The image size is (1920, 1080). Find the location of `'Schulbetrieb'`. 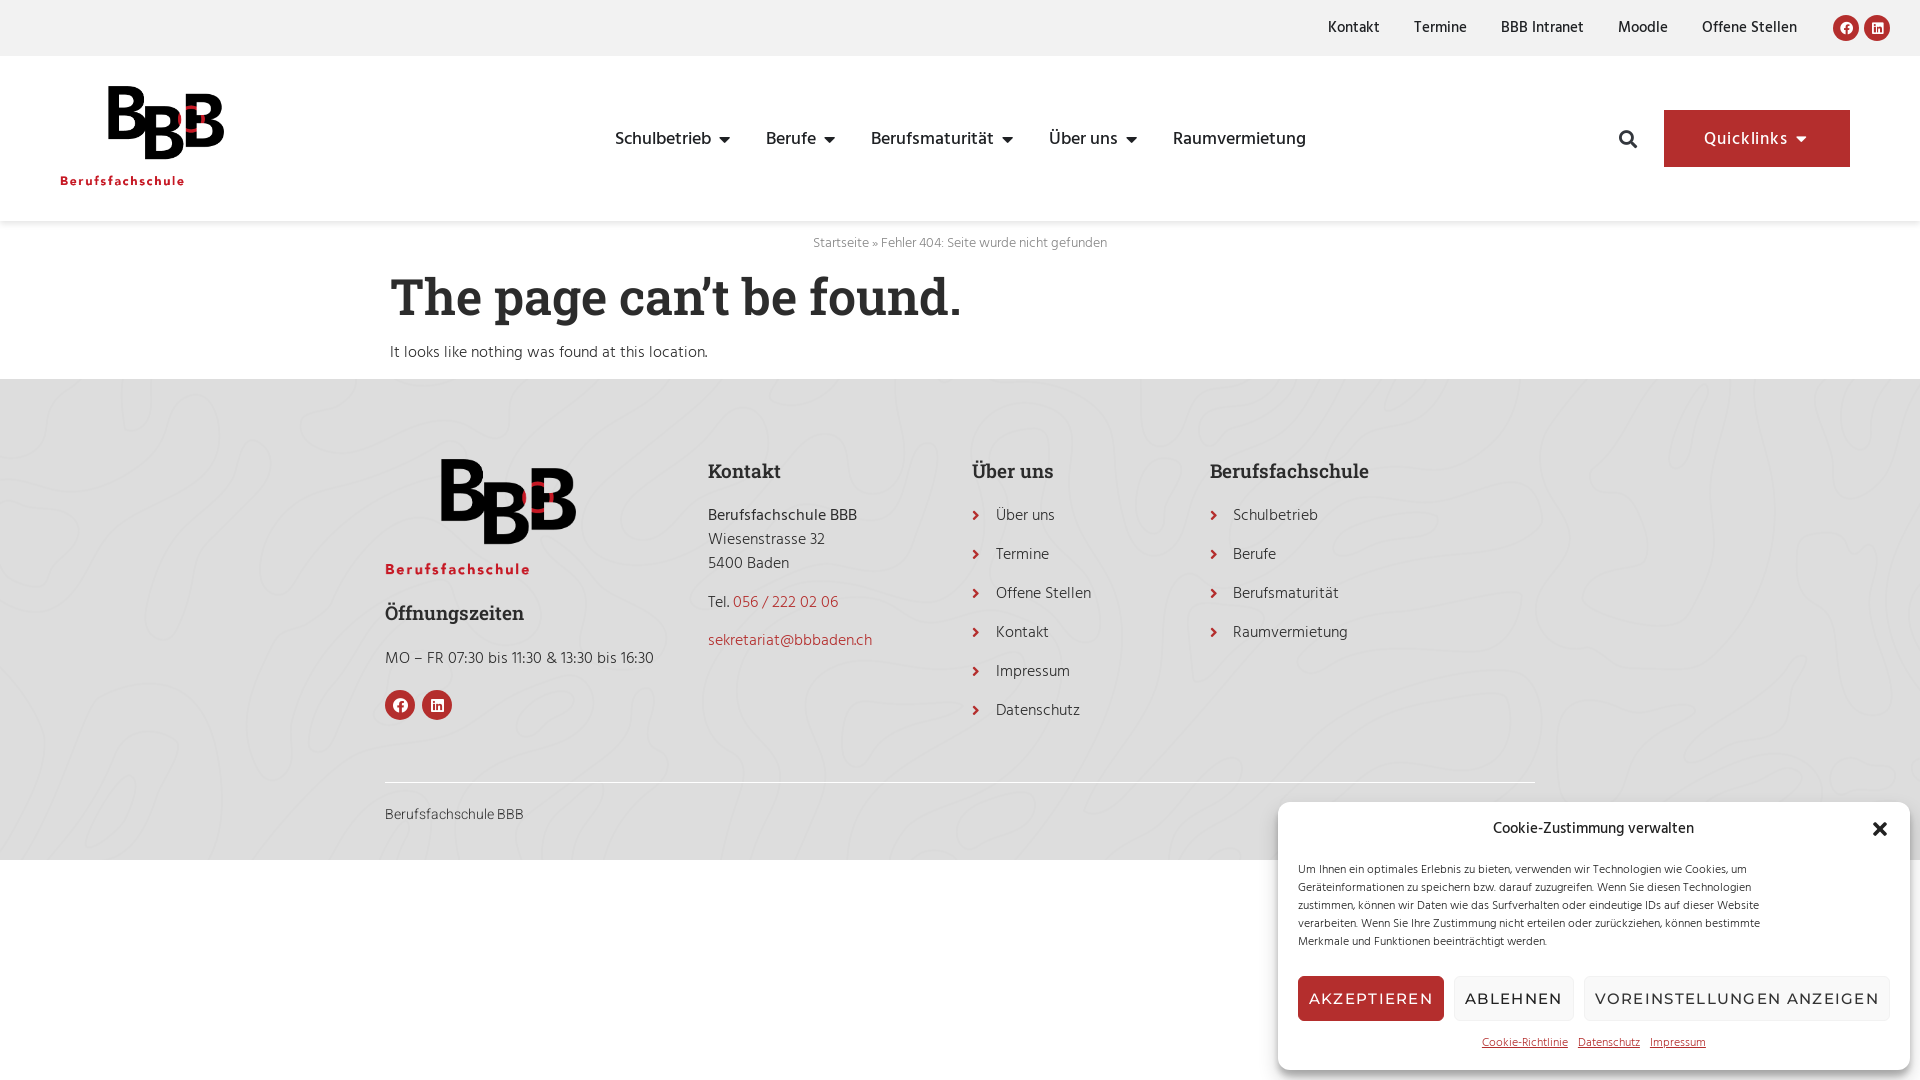

'Schulbetrieb' is located at coordinates (1208, 514).